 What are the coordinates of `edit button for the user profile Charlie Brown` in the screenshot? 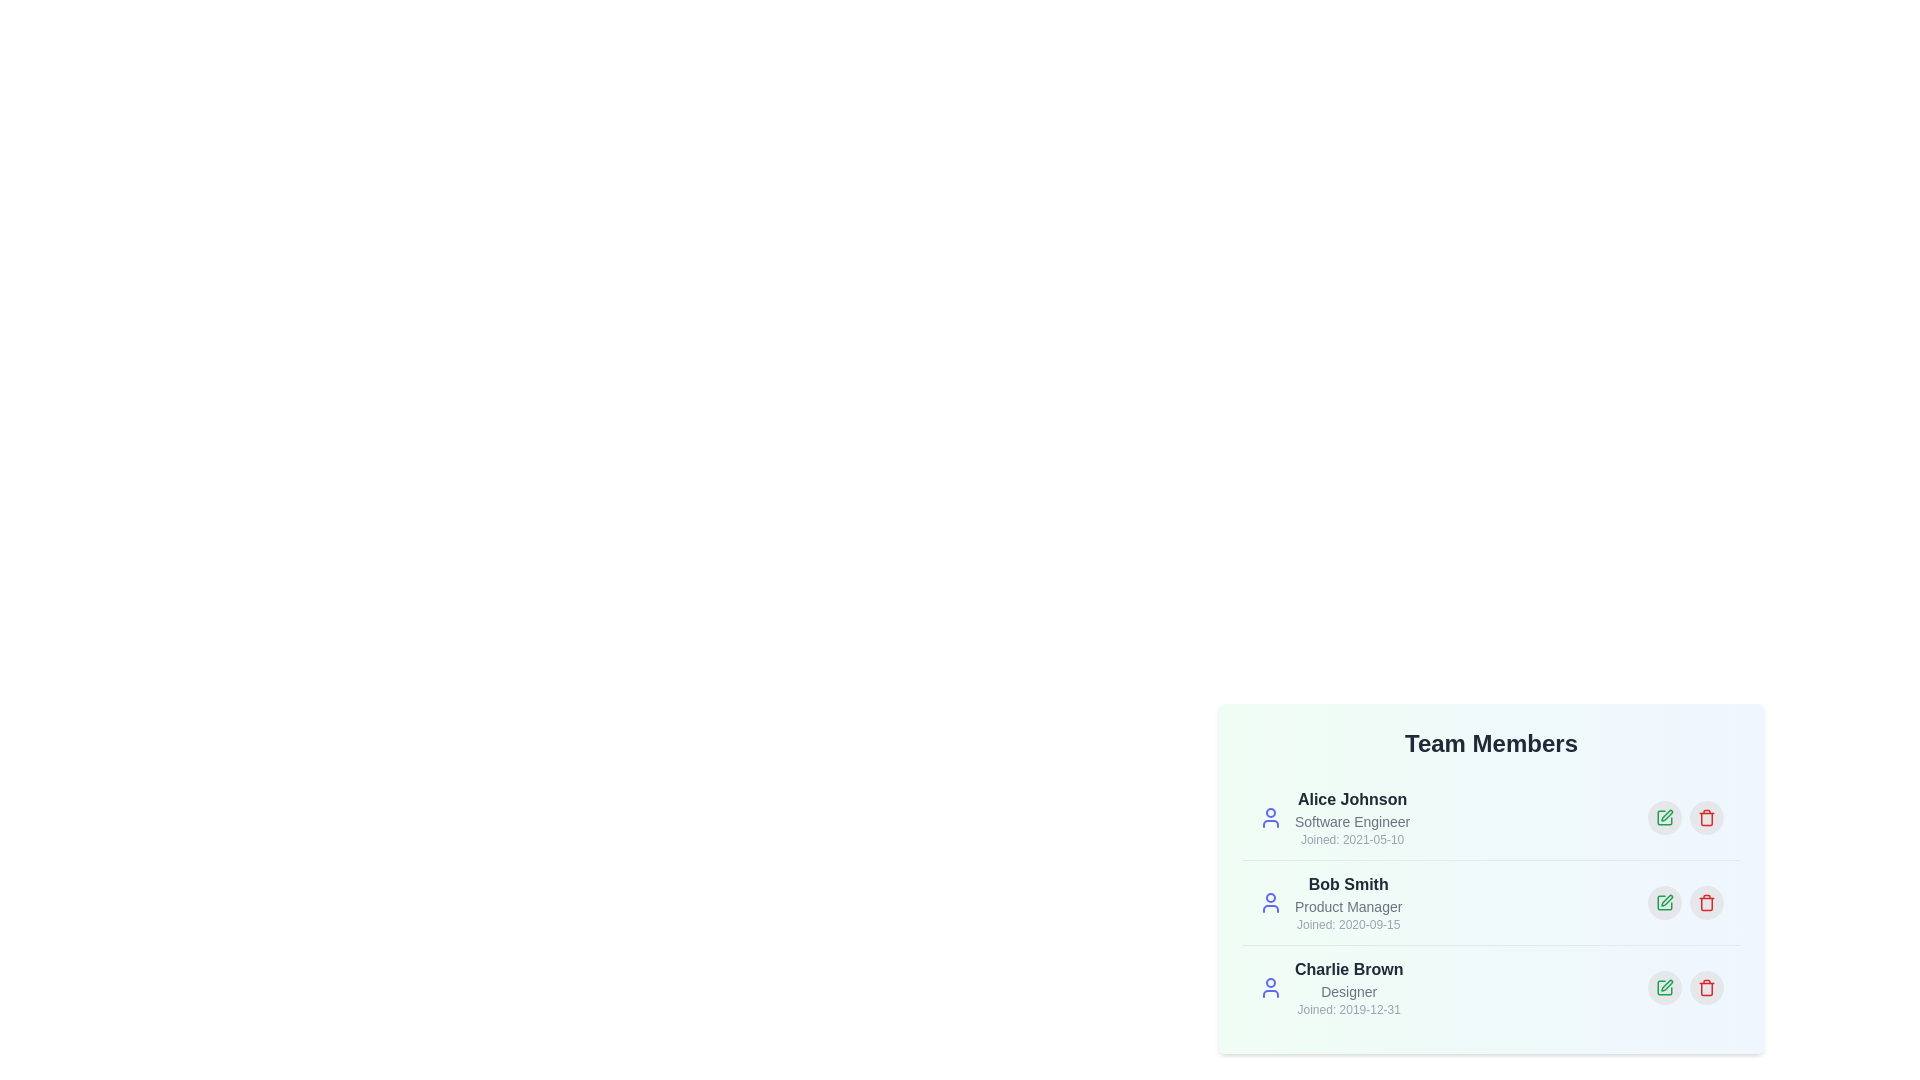 It's located at (1665, 986).